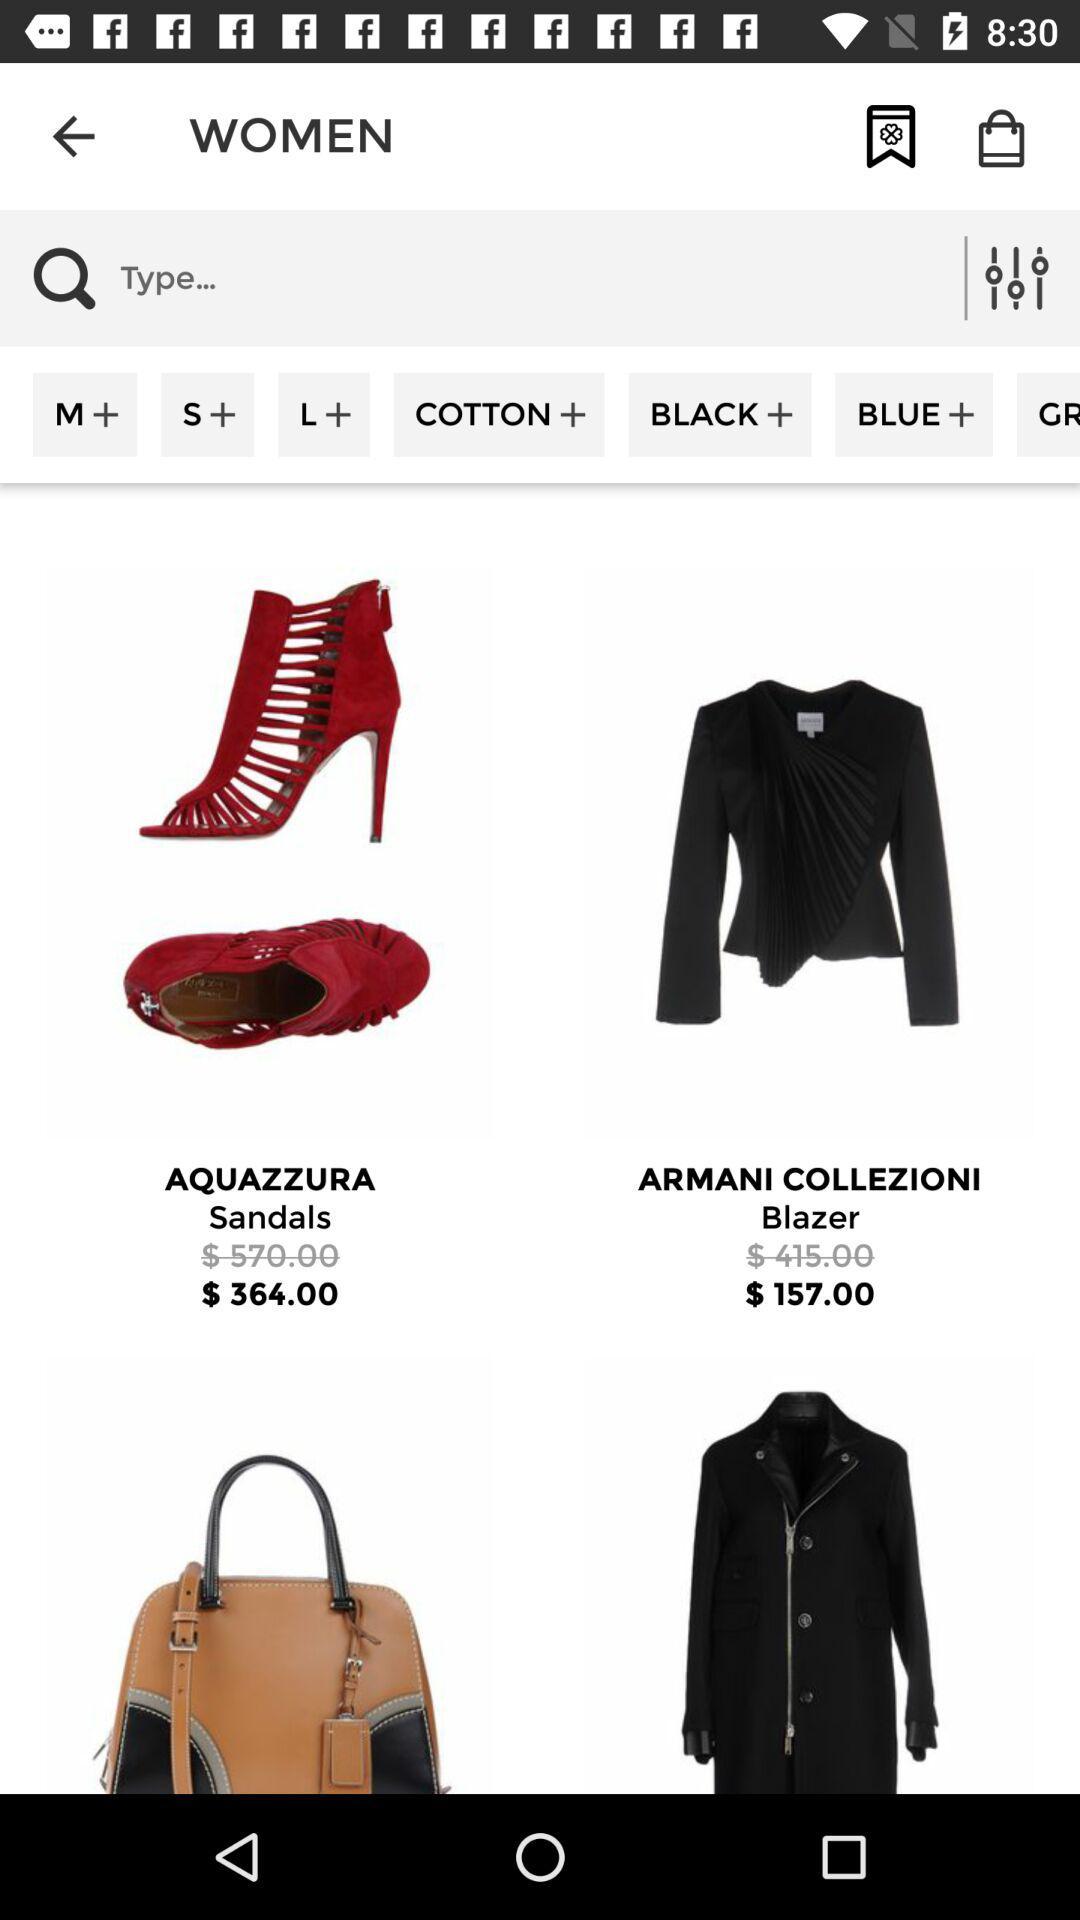 Image resolution: width=1080 pixels, height=1920 pixels. I want to click on the icon next to black icon, so click(914, 413).